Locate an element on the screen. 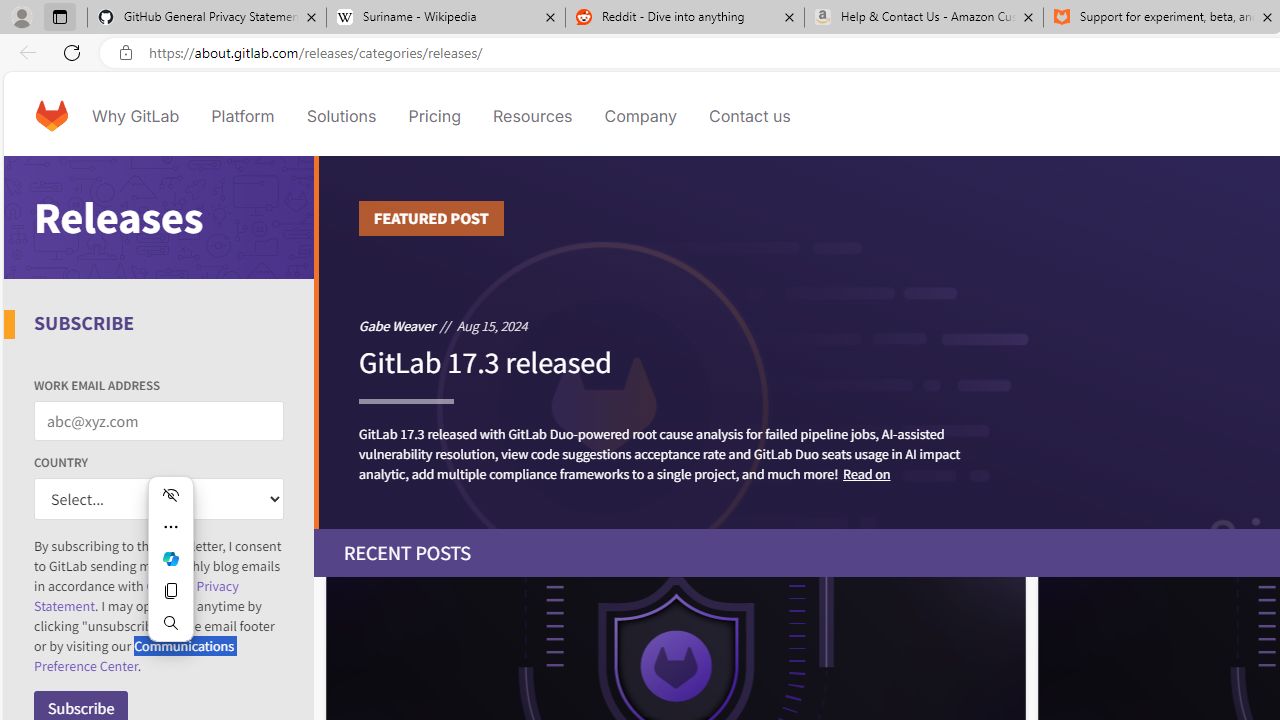 The image size is (1280, 720). 'Solutions' is located at coordinates (341, 115).